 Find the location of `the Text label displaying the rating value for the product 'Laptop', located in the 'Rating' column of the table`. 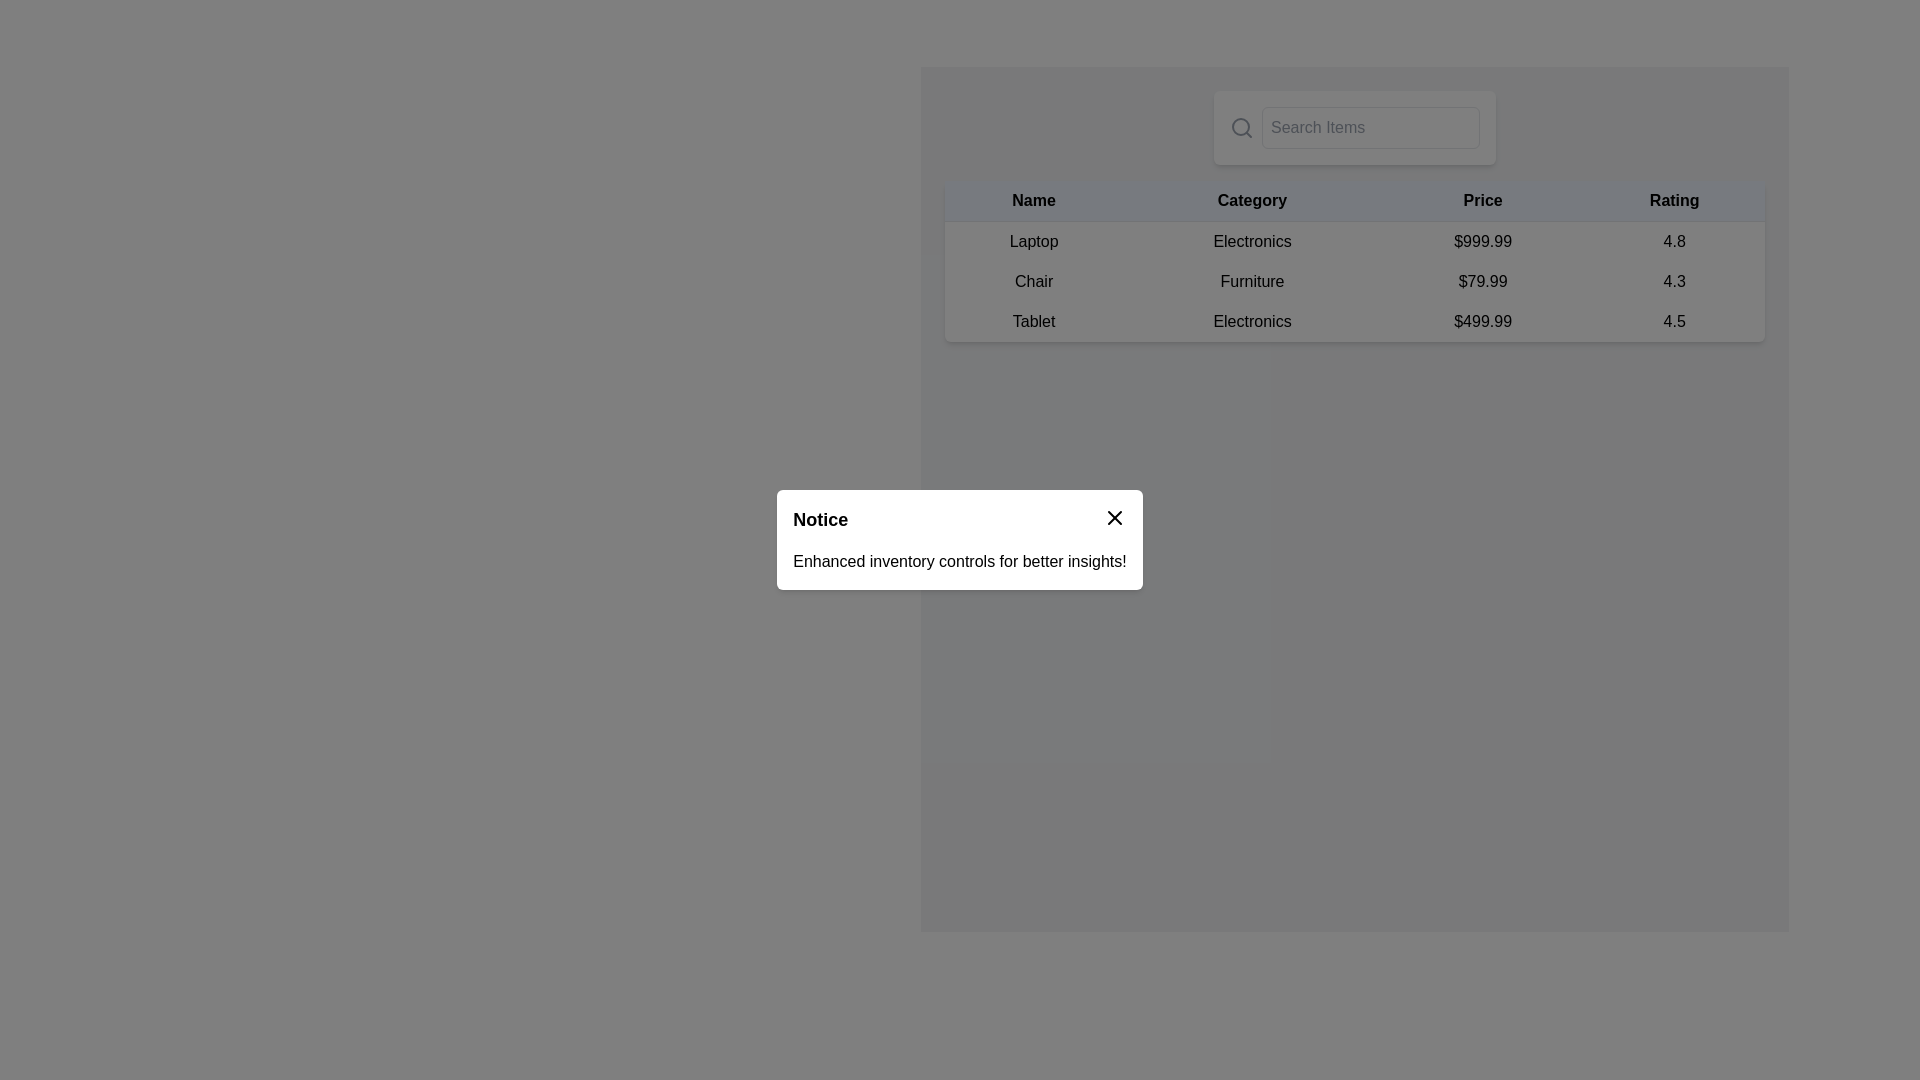

the Text label displaying the rating value for the product 'Laptop', located in the 'Rating' column of the table is located at coordinates (1674, 240).